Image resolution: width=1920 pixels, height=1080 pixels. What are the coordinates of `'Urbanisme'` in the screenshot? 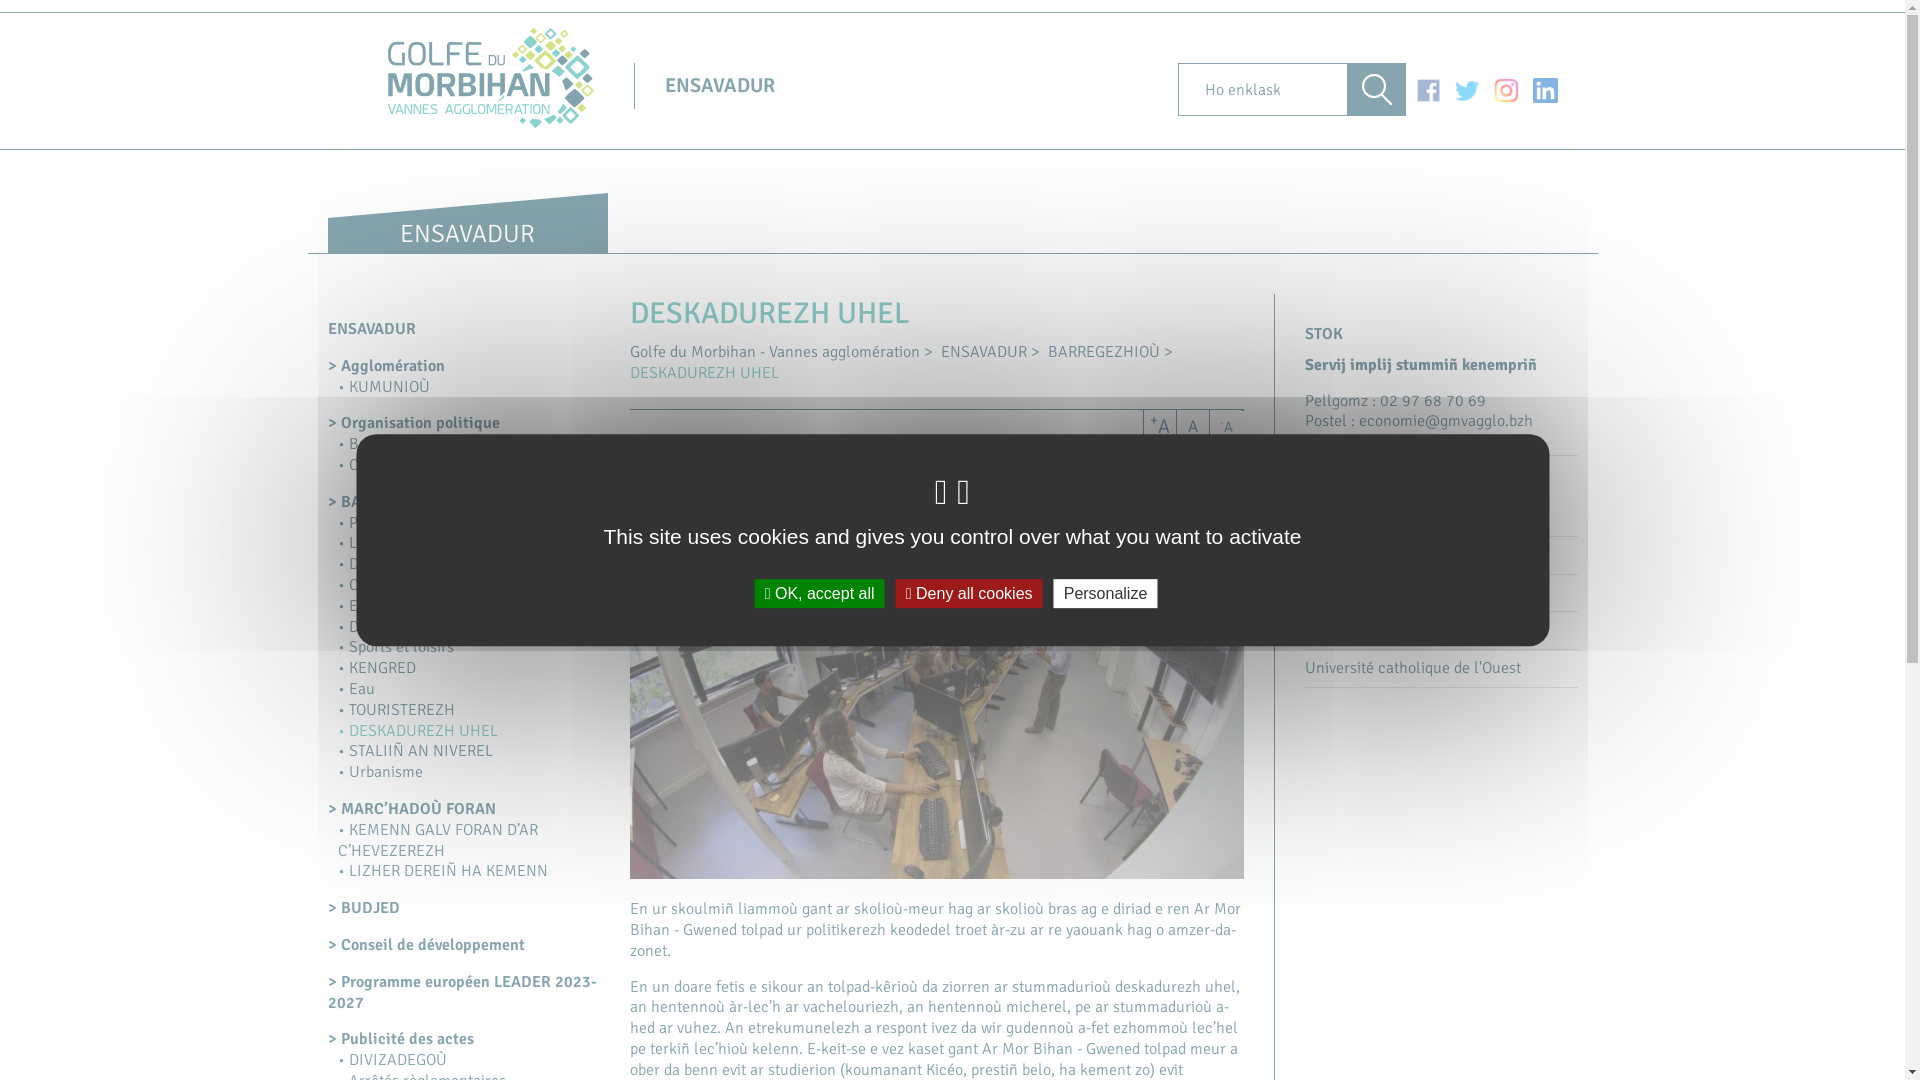 It's located at (337, 770).